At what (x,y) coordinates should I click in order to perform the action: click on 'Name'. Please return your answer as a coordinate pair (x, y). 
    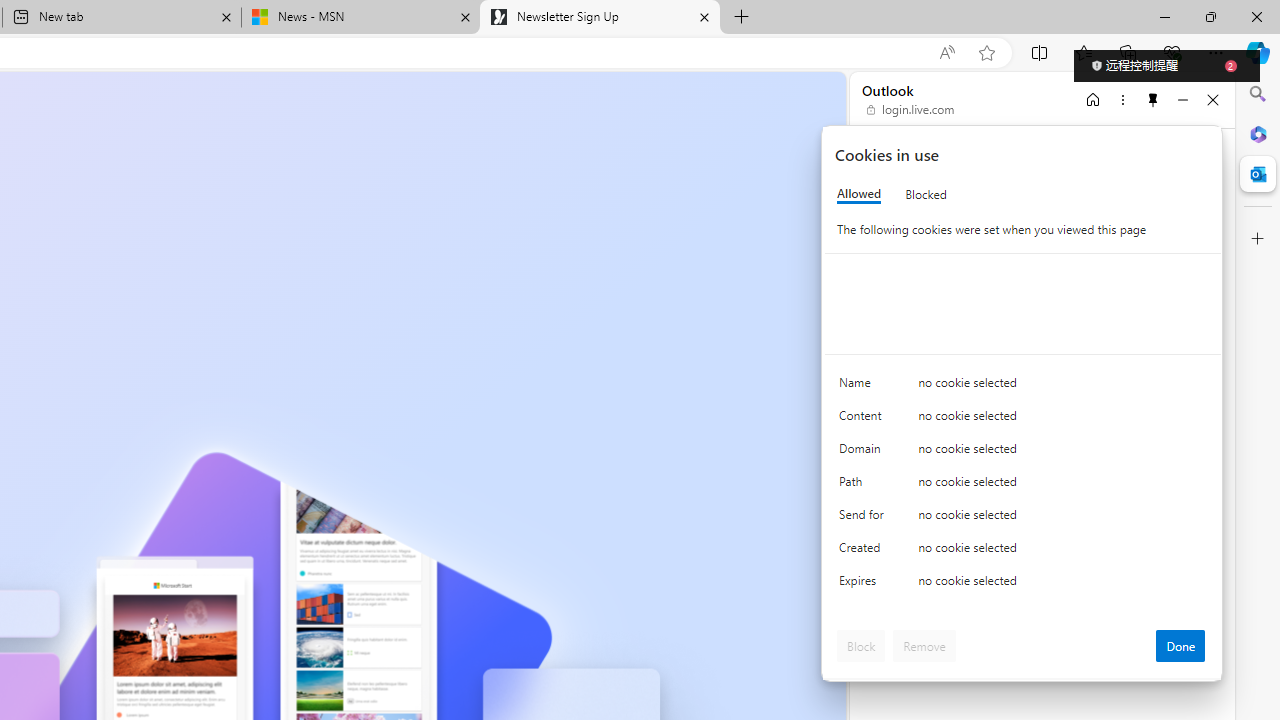
    Looking at the image, I should click on (865, 387).